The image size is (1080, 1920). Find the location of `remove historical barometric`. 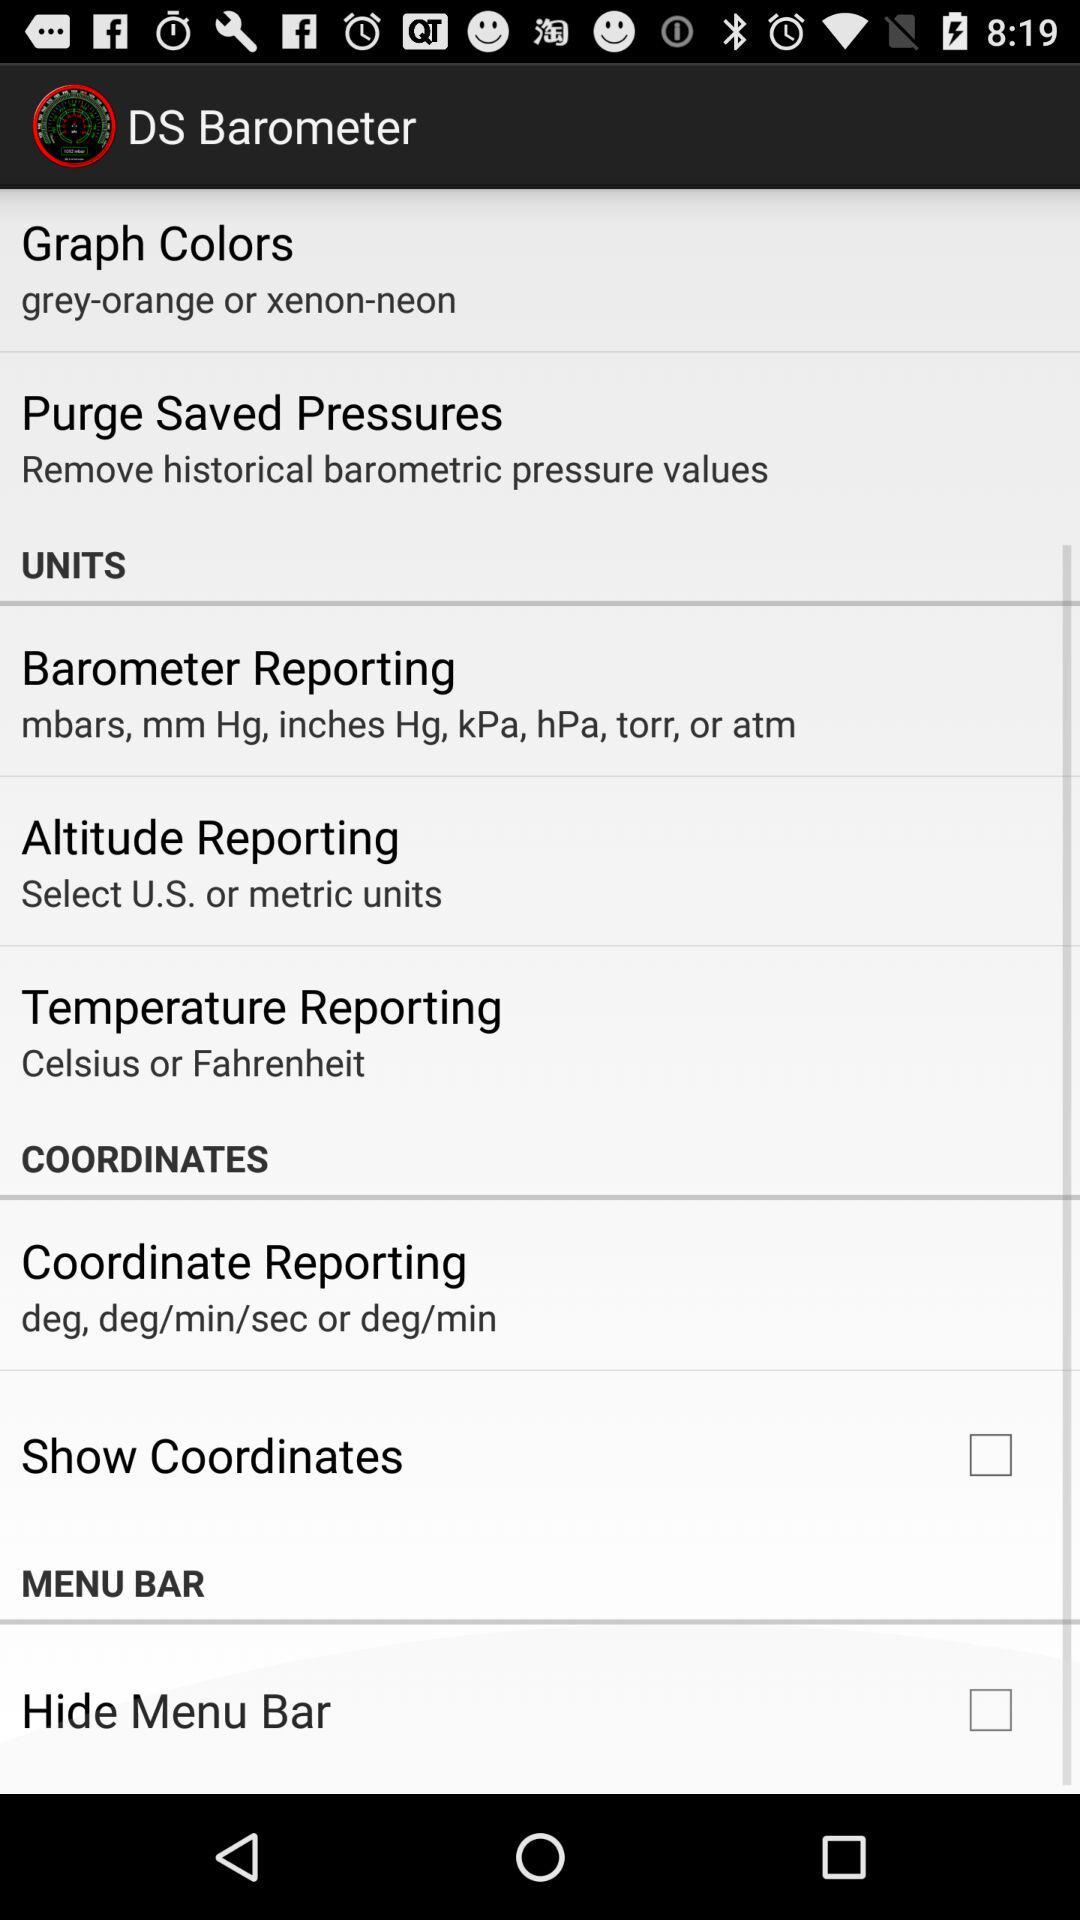

remove historical barometric is located at coordinates (394, 466).